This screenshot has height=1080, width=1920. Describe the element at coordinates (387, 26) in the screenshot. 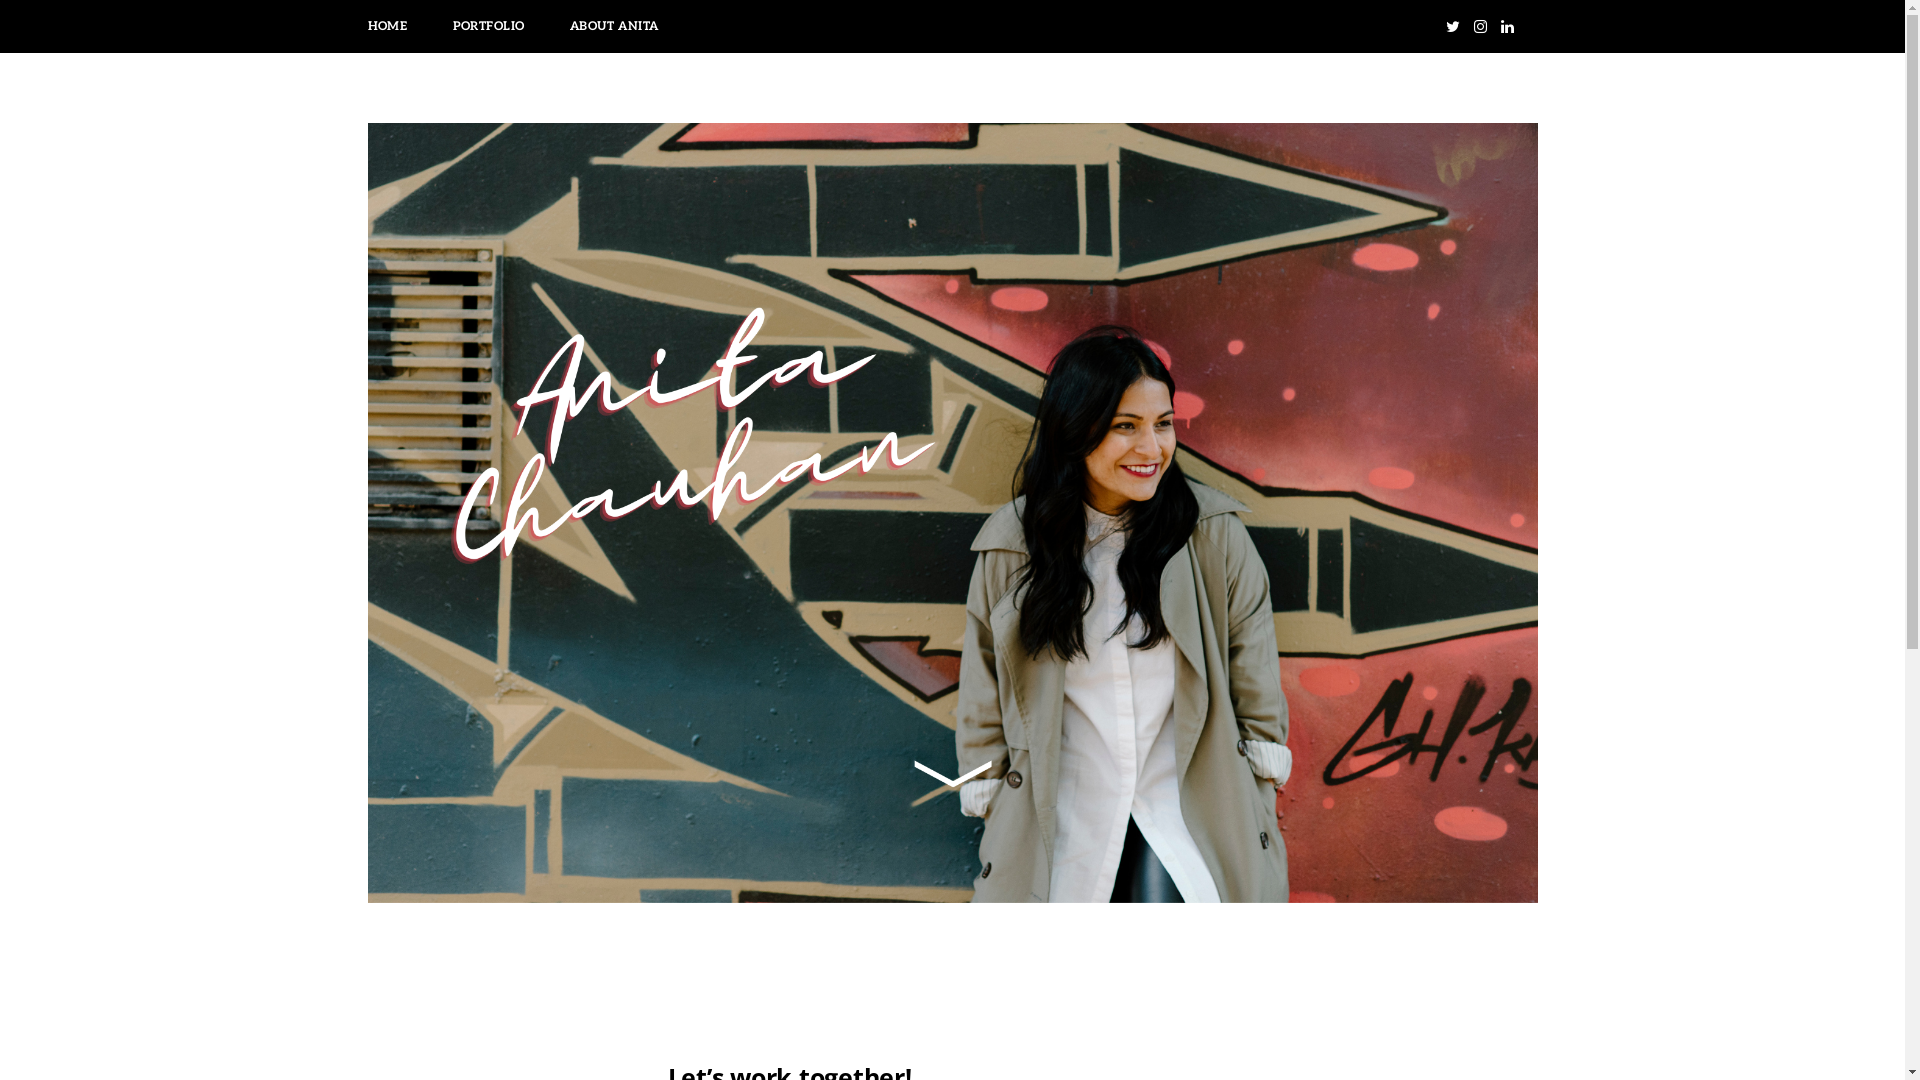

I see `'HOME'` at that location.